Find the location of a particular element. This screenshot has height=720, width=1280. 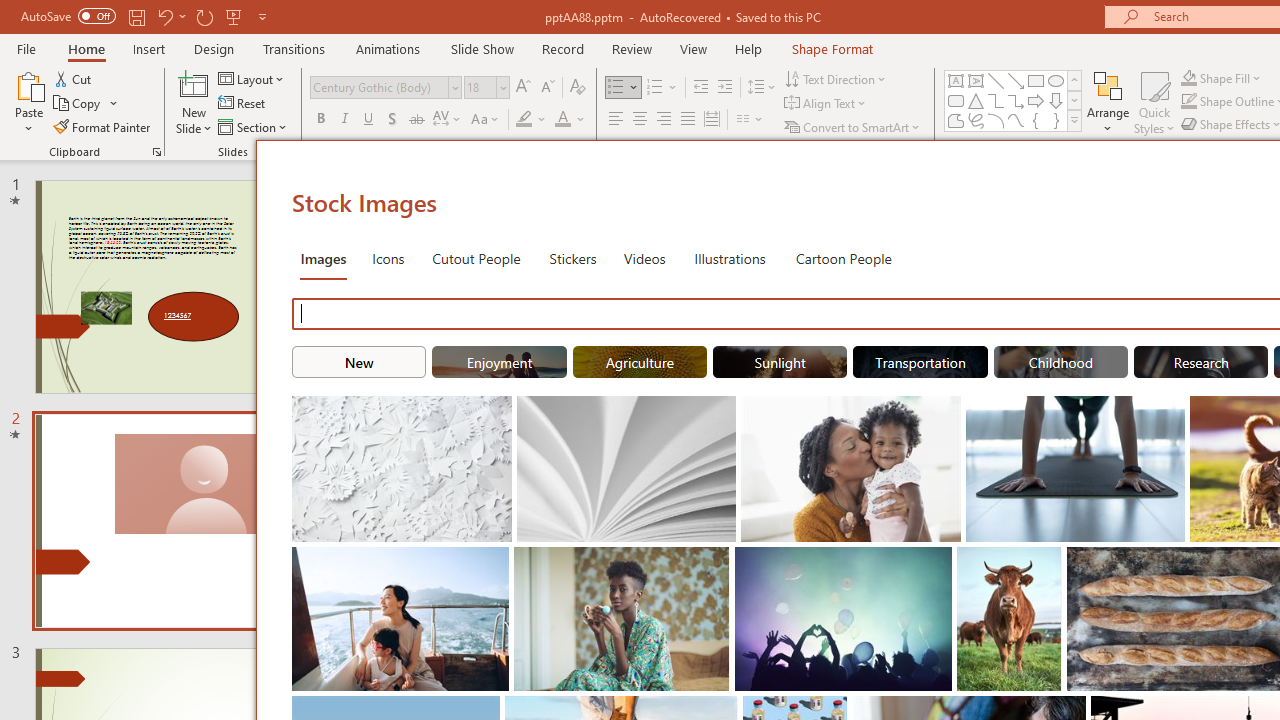

'"Childhood" Stock Images.' is located at coordinates (1060, 362).